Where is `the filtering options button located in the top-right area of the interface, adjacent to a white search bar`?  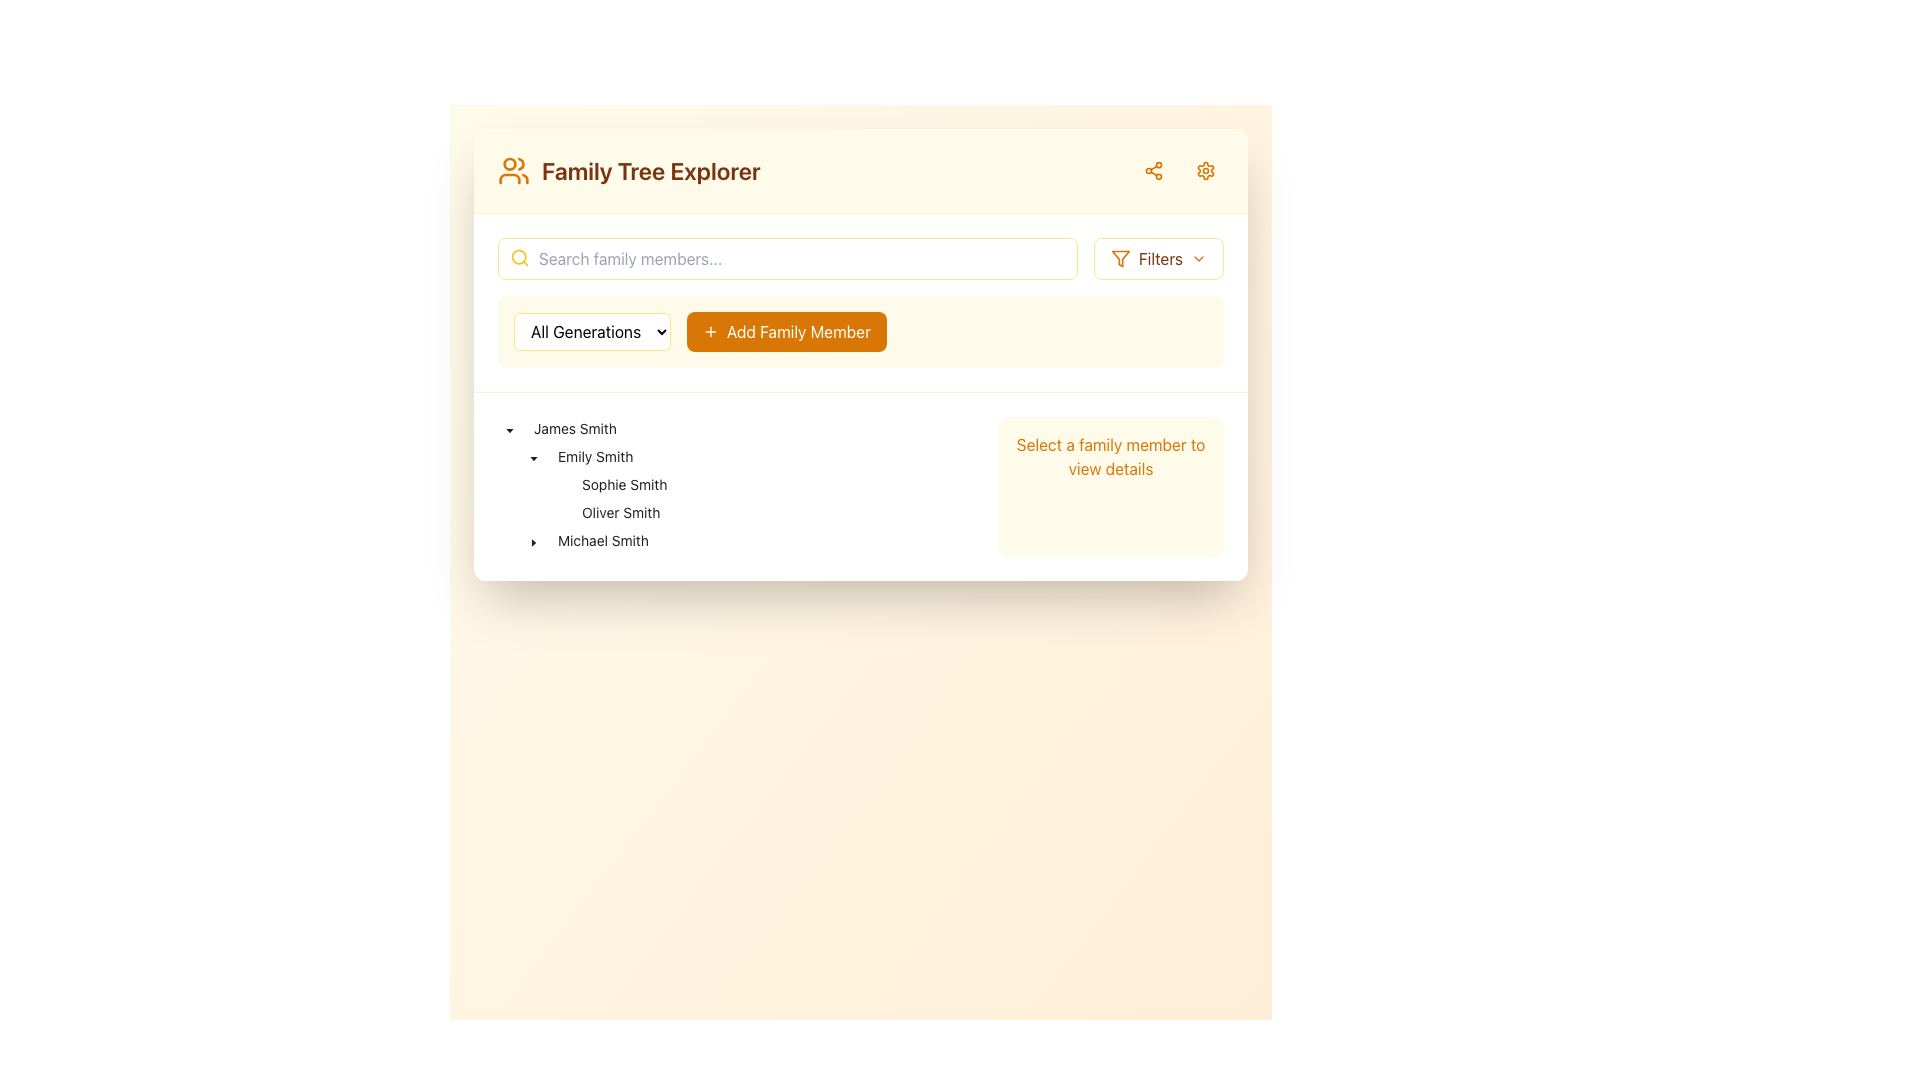
the filtering options button located in the top-right area of the interface, adjacent to a white search bar is located at coordinates (1158, 257).